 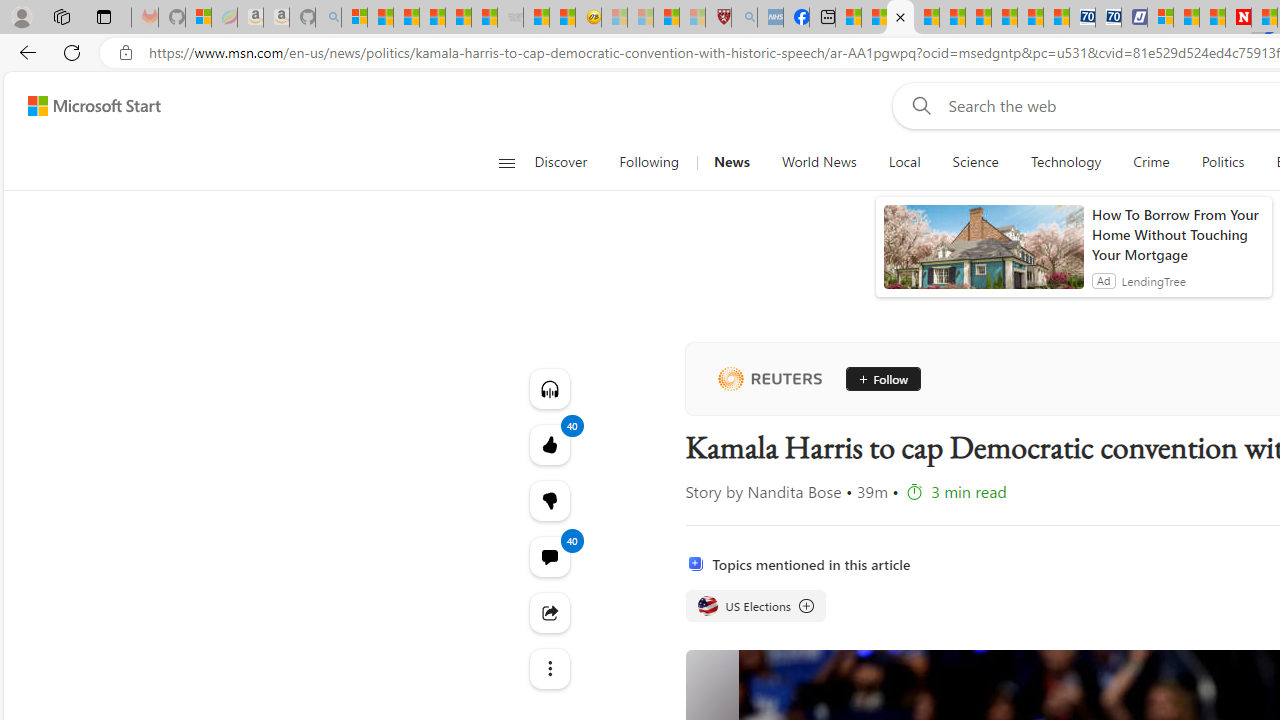 What do you see at coordinates (549, 668) in the screenshot?
I see `'Class: at-item'` at bounding box center [549, 668].